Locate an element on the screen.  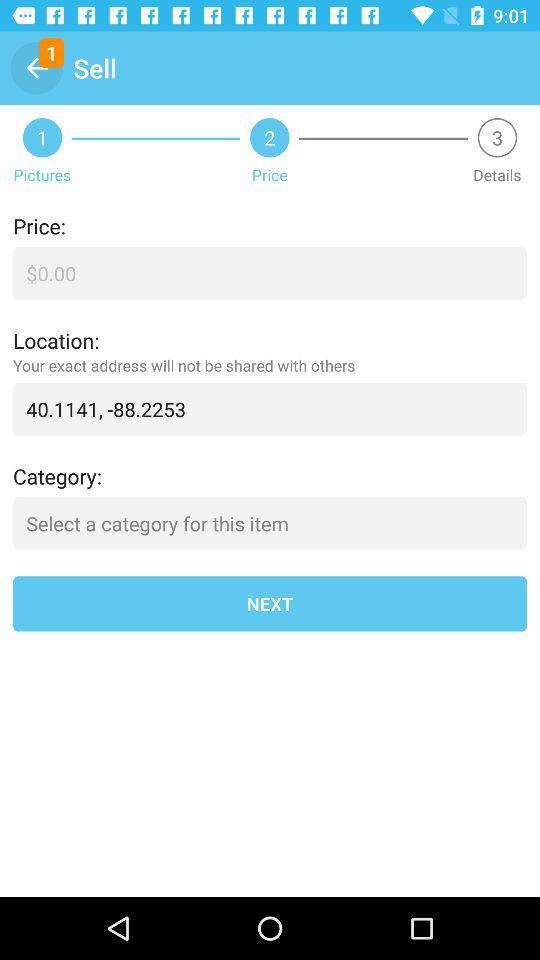
next icon is located at coordinates (270, 602).